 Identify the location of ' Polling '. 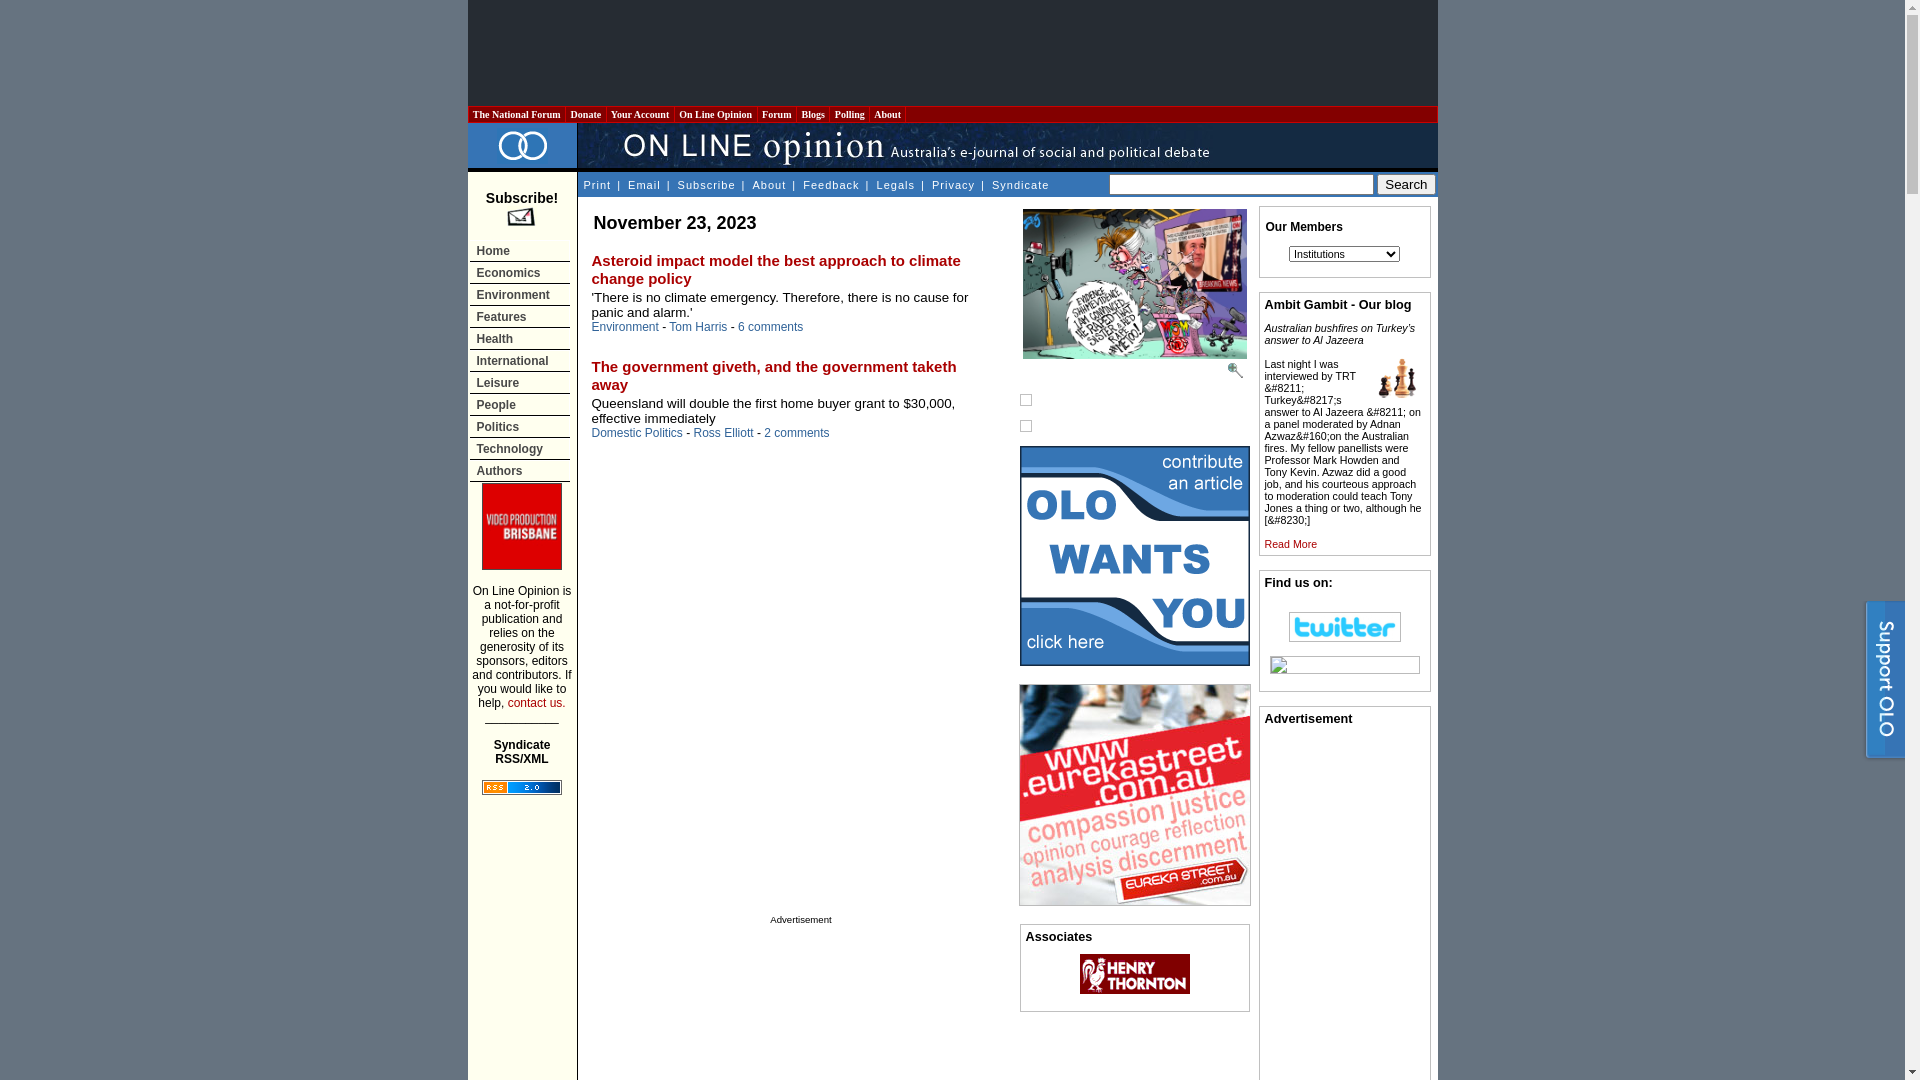
(849, 114).